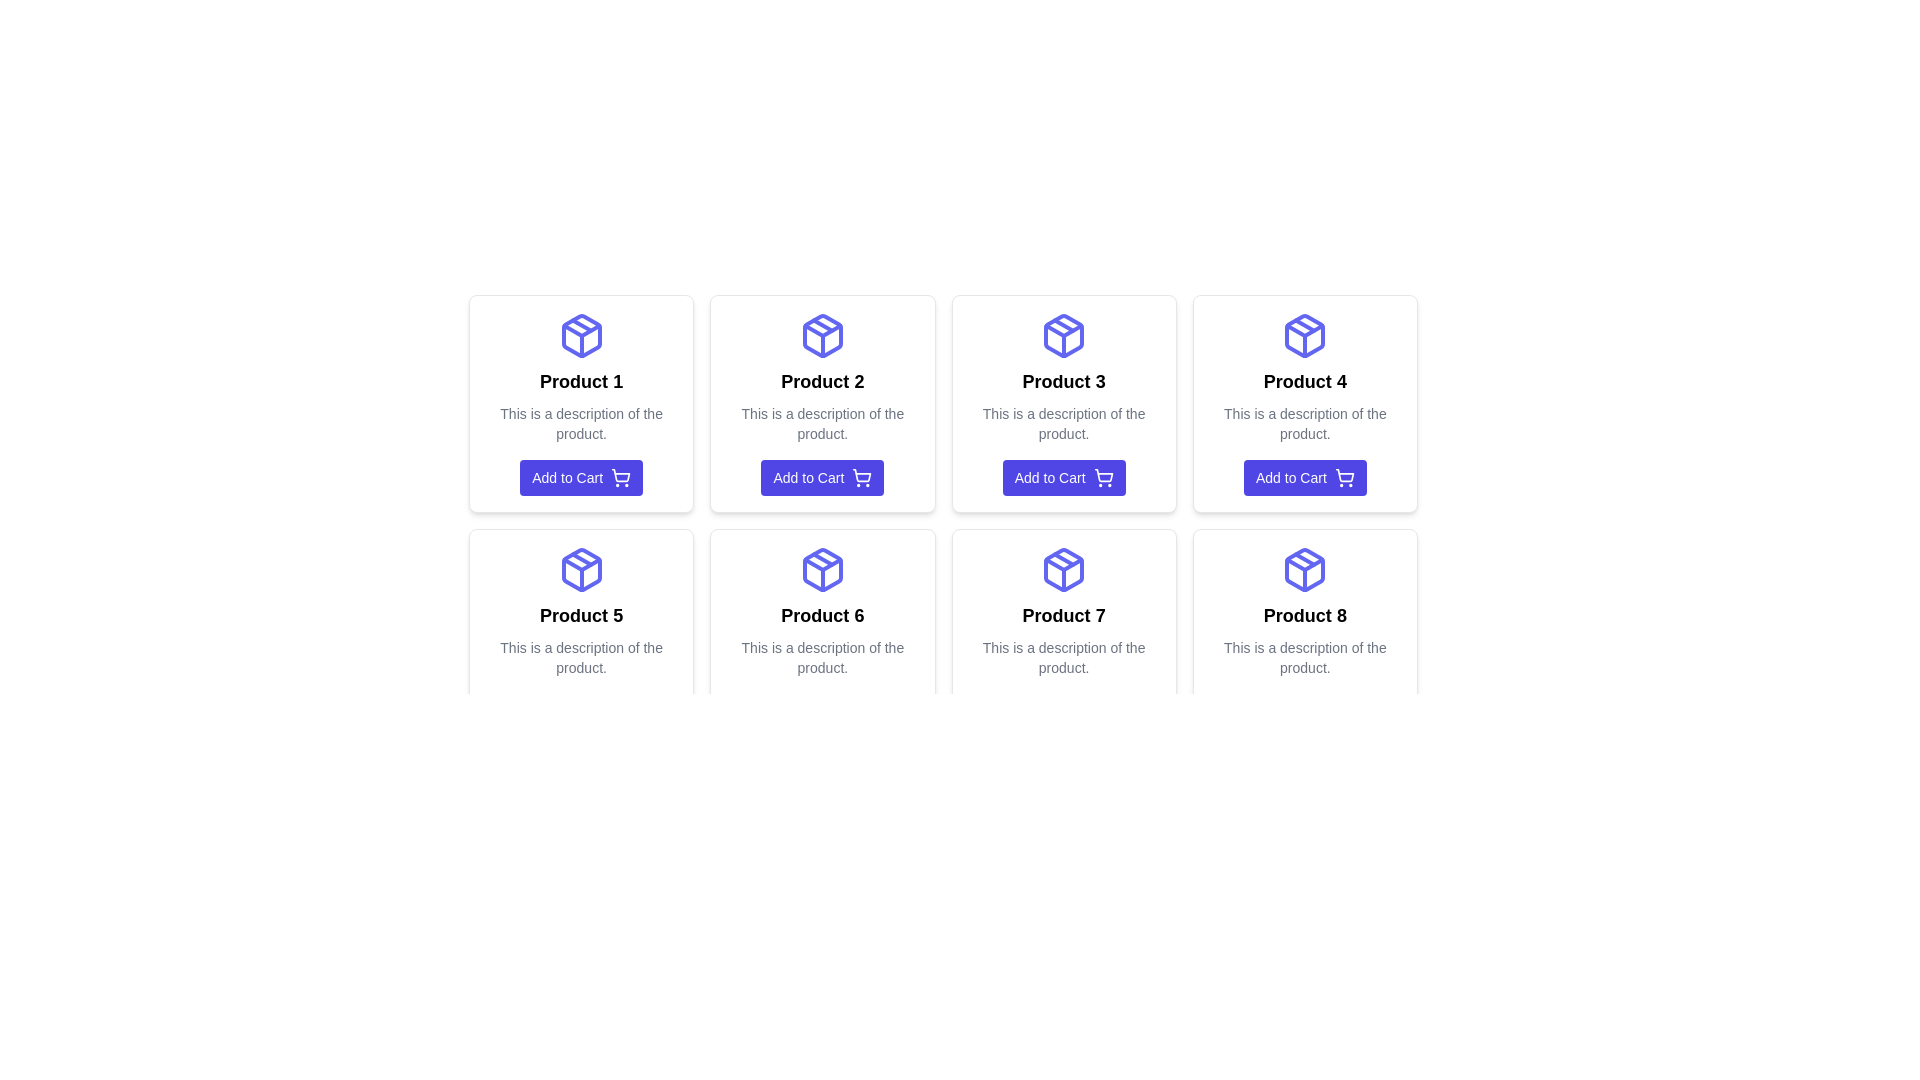  I want to click on the package icon styled in a purple-blue hue, located at the top of the first product card labeled 'Product 1', so click(580, 334).